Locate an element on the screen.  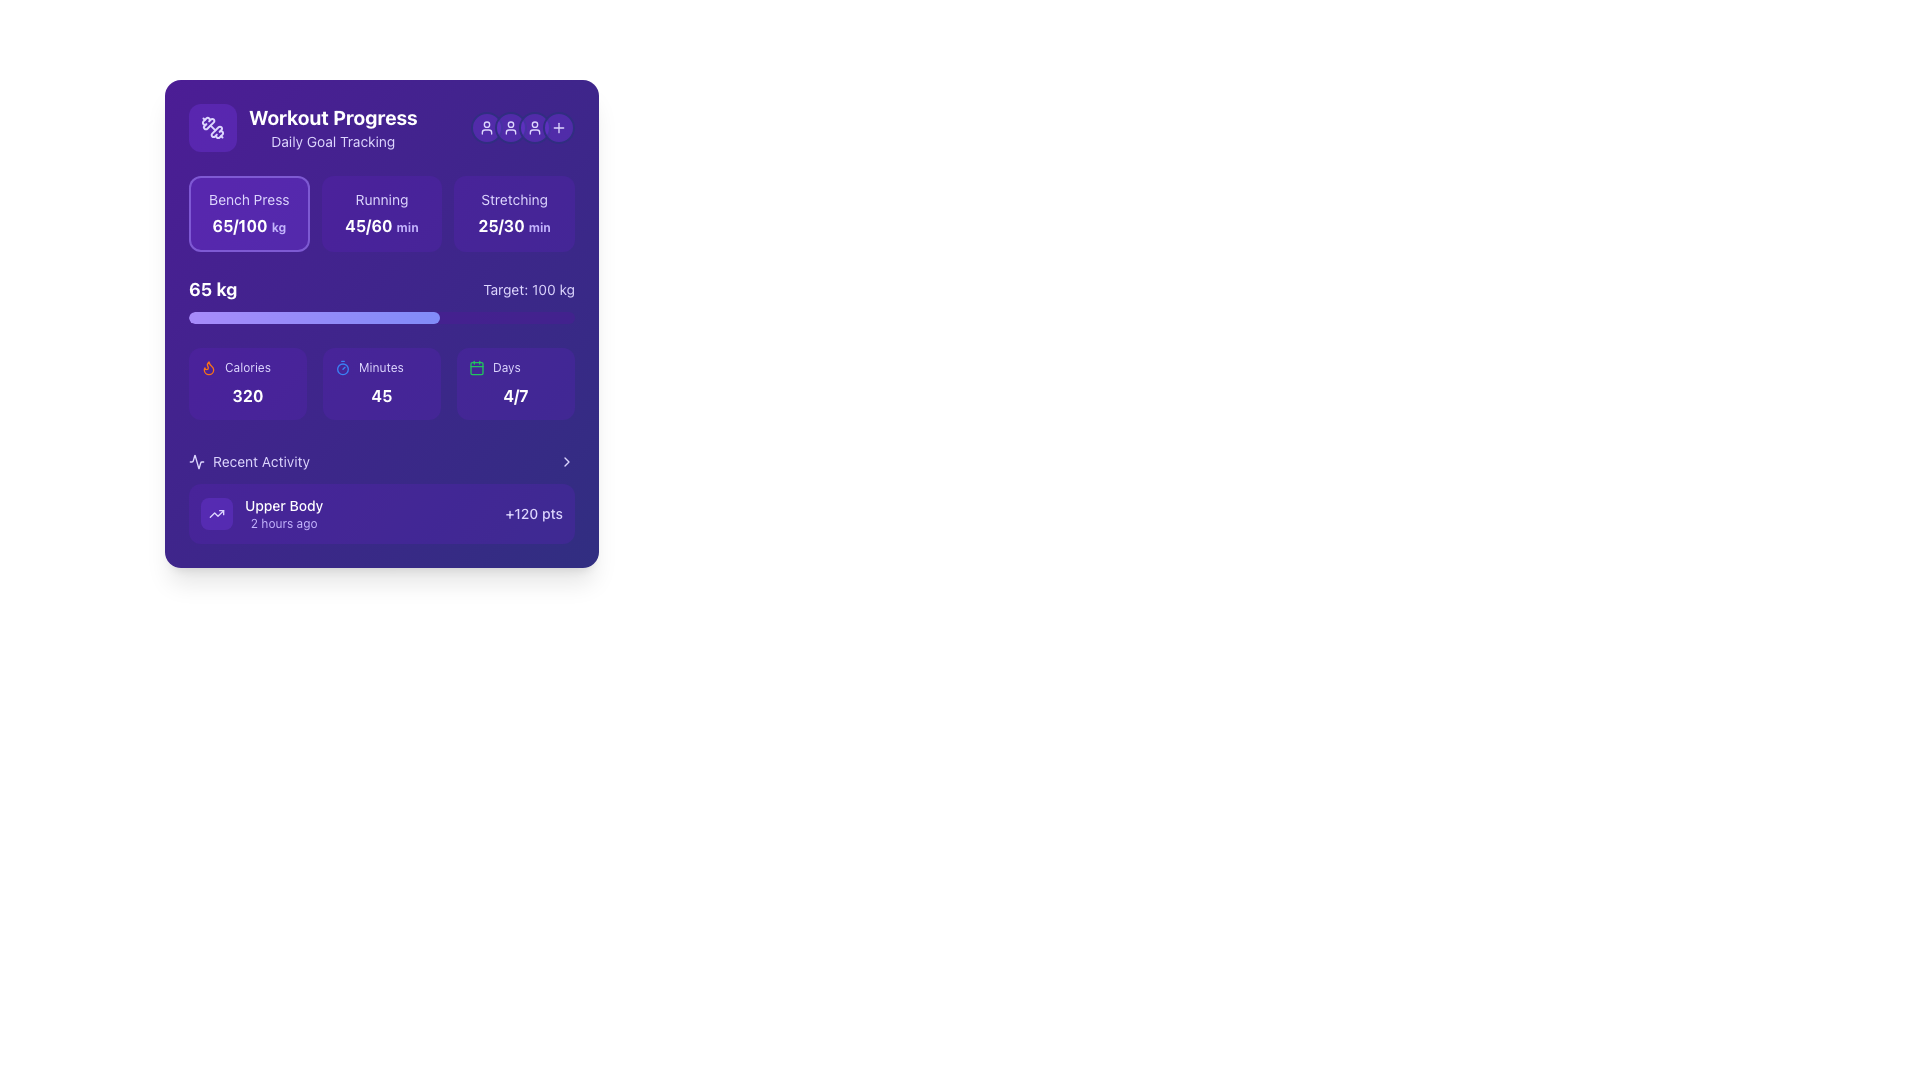
the decorative flame-shaped SVG icon filled with orange color, located in the upper right quadrant of the widget is located at coordinates (209, 367).